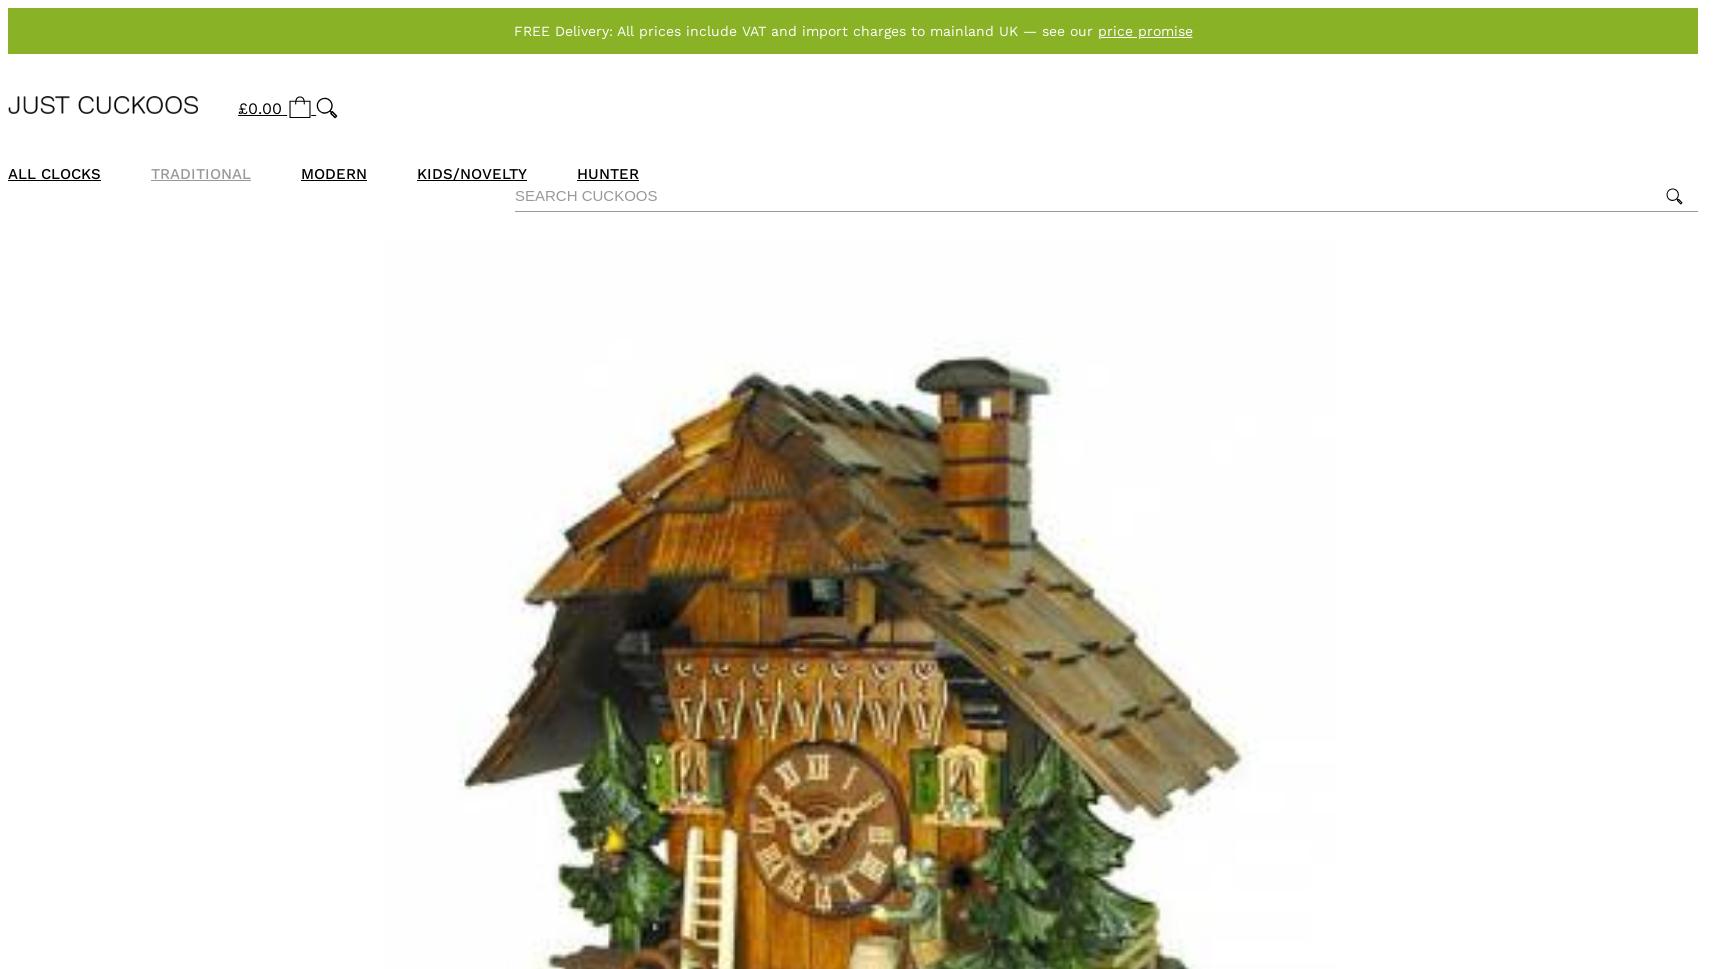 The height and width of the screenshot is (969, 1713). Describe the element at coordinates (607, 173) in the screenshot. I see `'Hunter'` at that location.